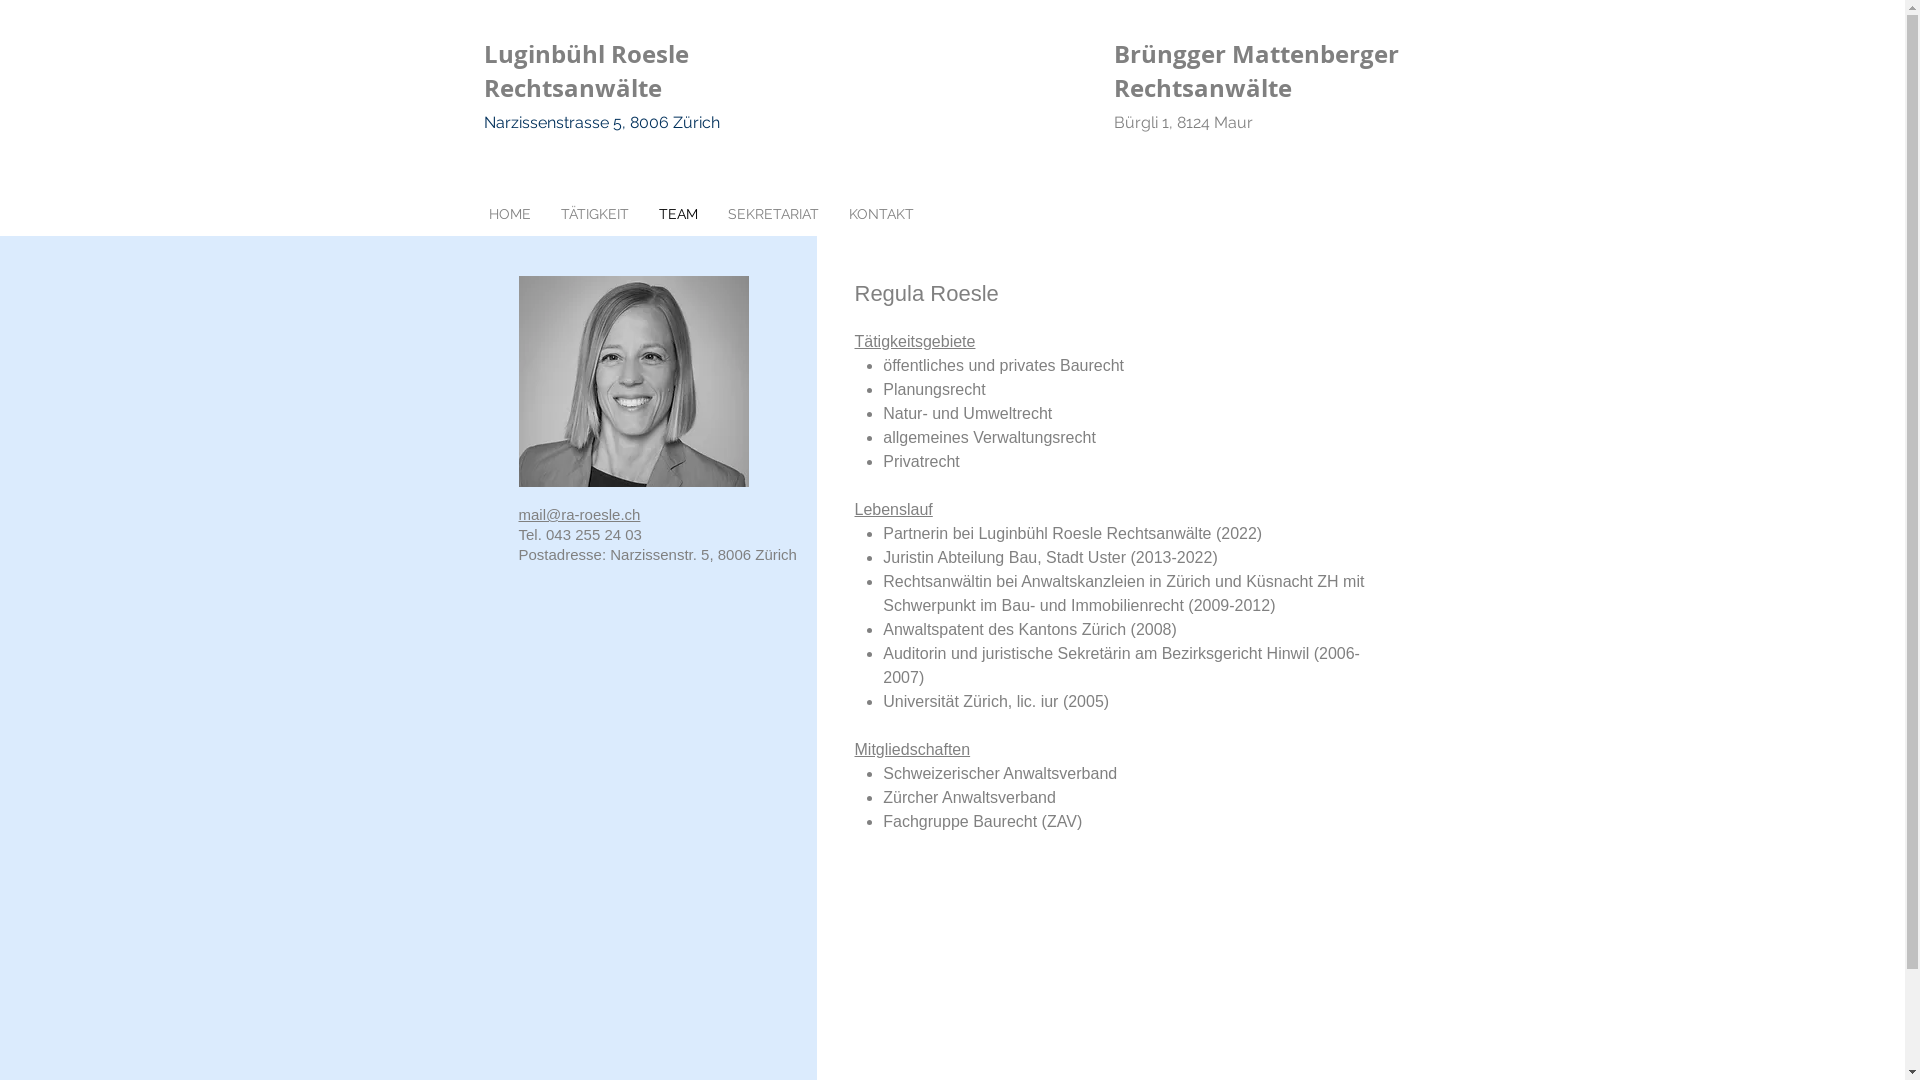 This screenshot has height=1080, width=1920. What do you see at coordinates (771, 213) in the screenshot?
I see `'SEKRETARIAT'` at bounding box center [771, 213].